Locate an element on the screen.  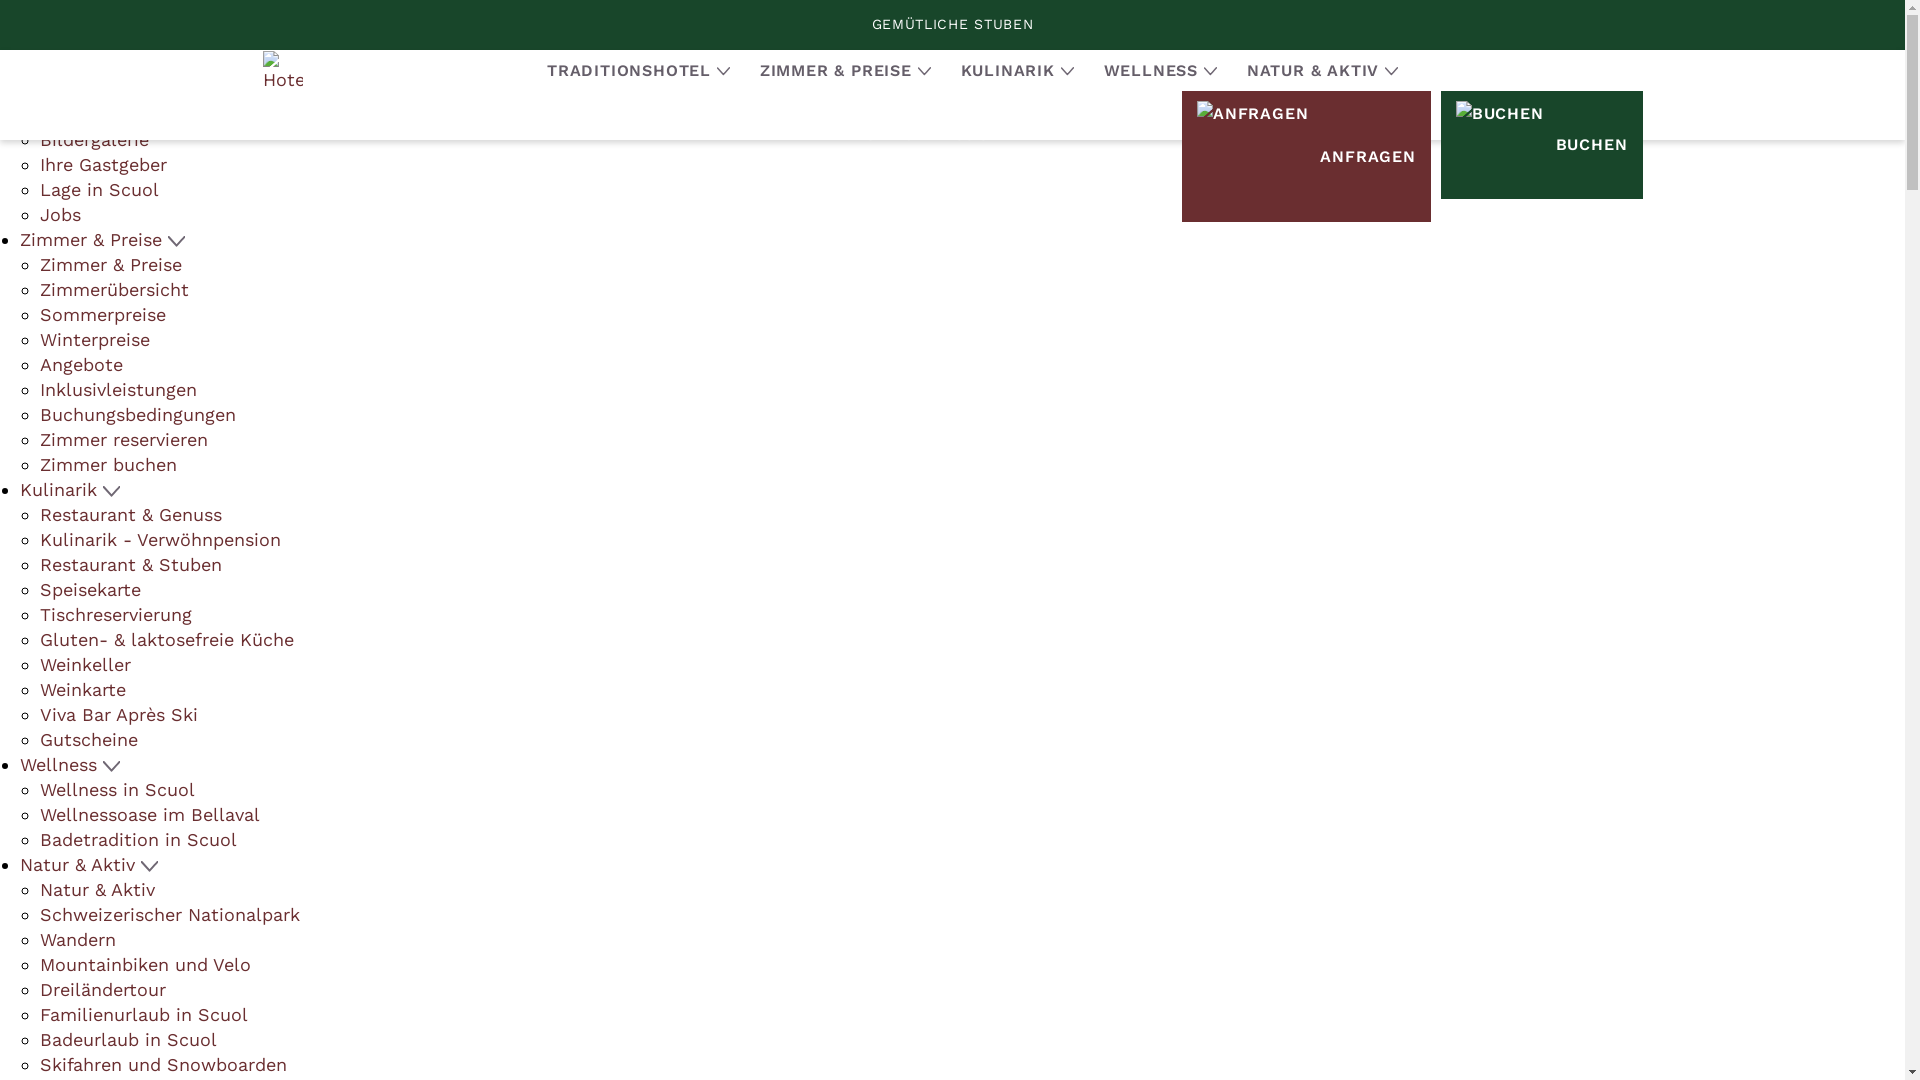
'Wellness in Scuol' is located at coordinates (116, 788).